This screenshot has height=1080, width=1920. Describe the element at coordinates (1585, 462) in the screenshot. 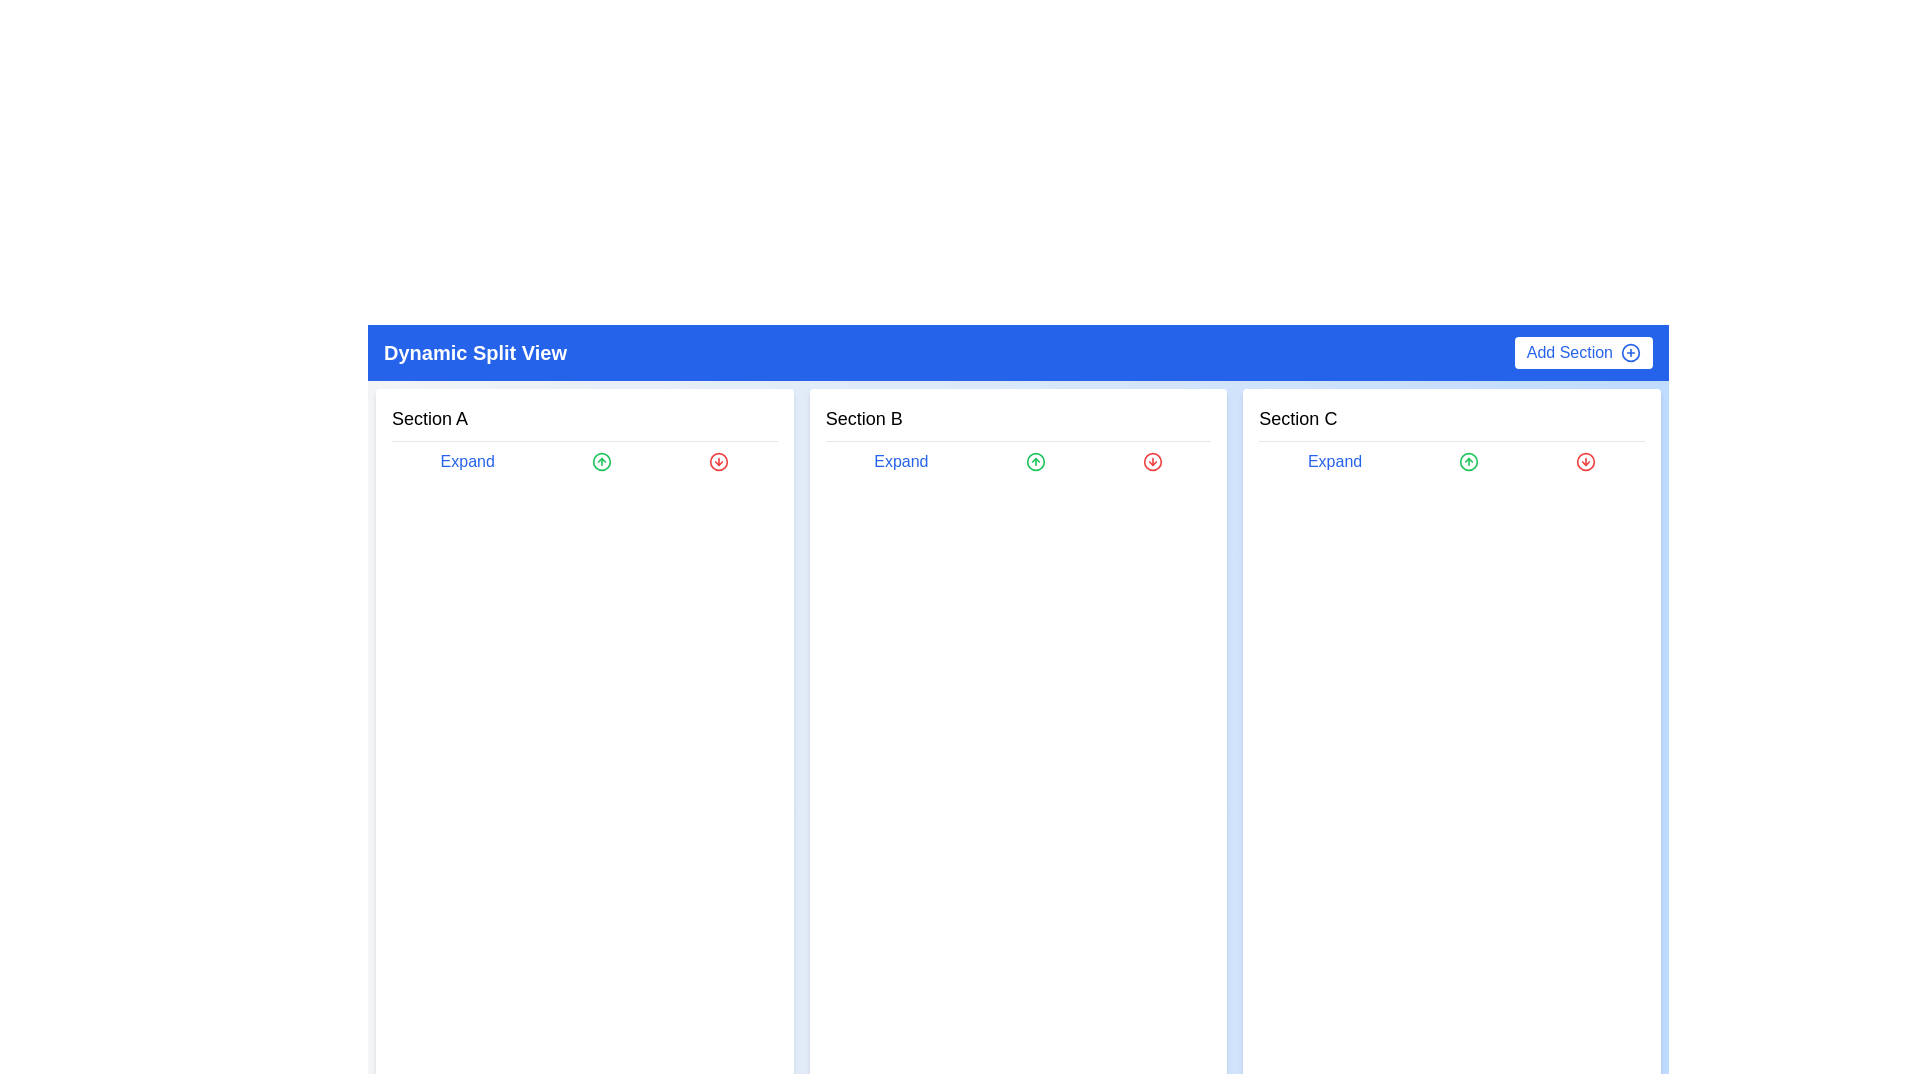

I see `the icon button in Section C, located at the top-right of the section` at that location.